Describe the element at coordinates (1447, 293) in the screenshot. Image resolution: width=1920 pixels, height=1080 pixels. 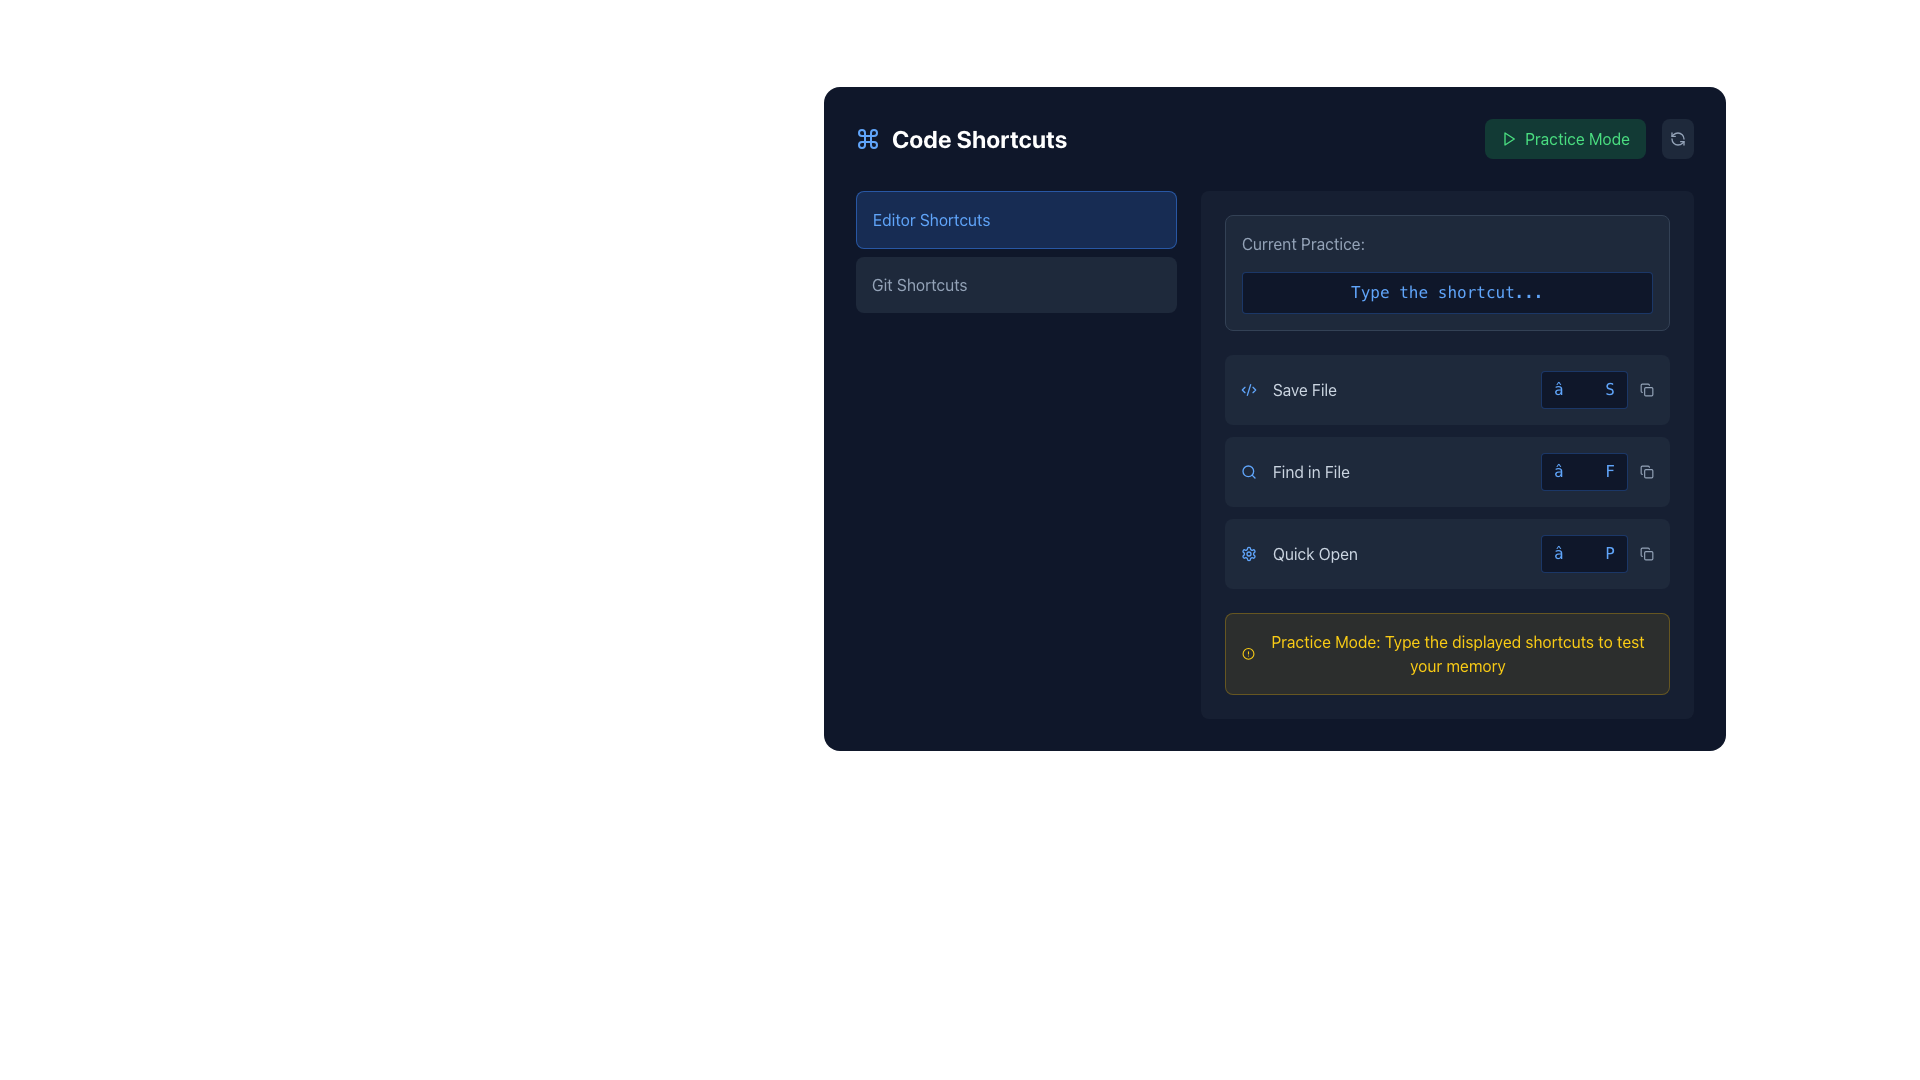
I see `on the text field with placeholder text located in the 'Current Practice:' section` at that location.